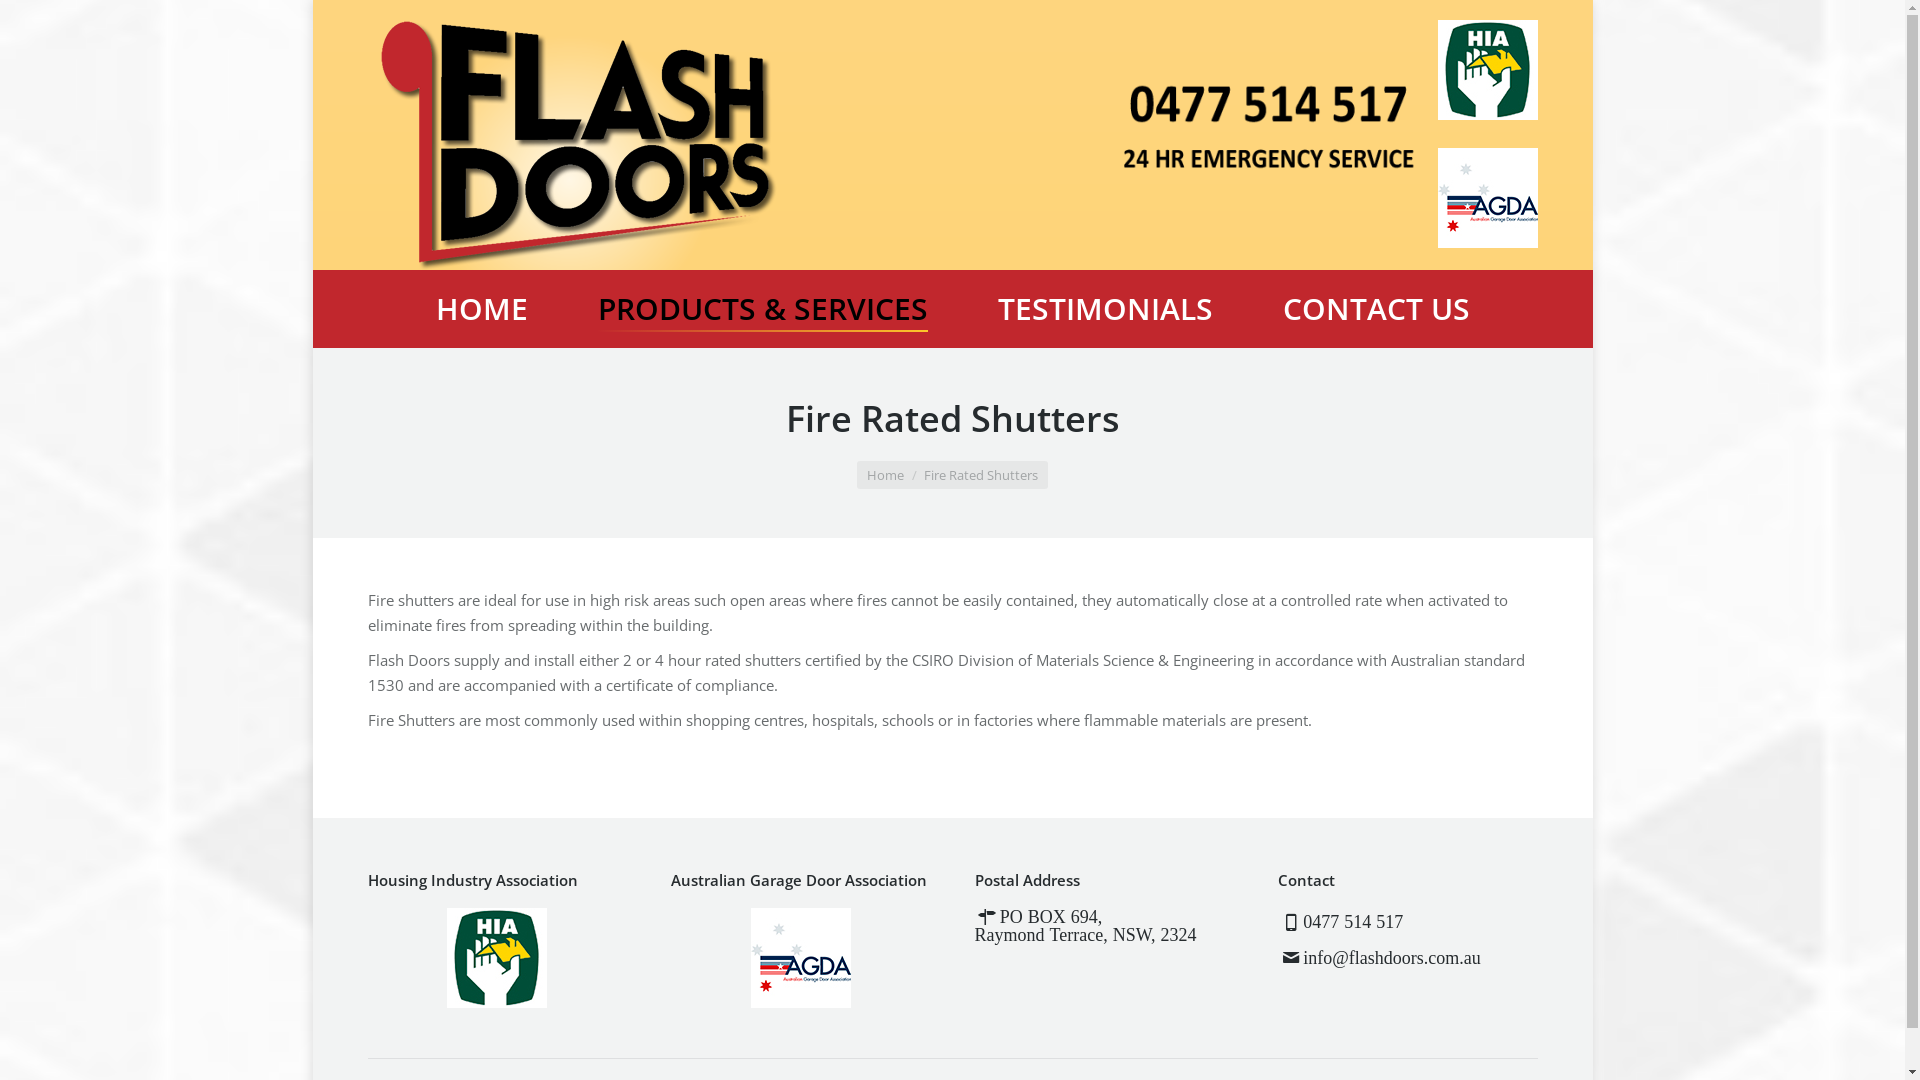  Describe the element at coordinates (1375, 308) in the screenshot. I see `'CONTACT US'` at that location.